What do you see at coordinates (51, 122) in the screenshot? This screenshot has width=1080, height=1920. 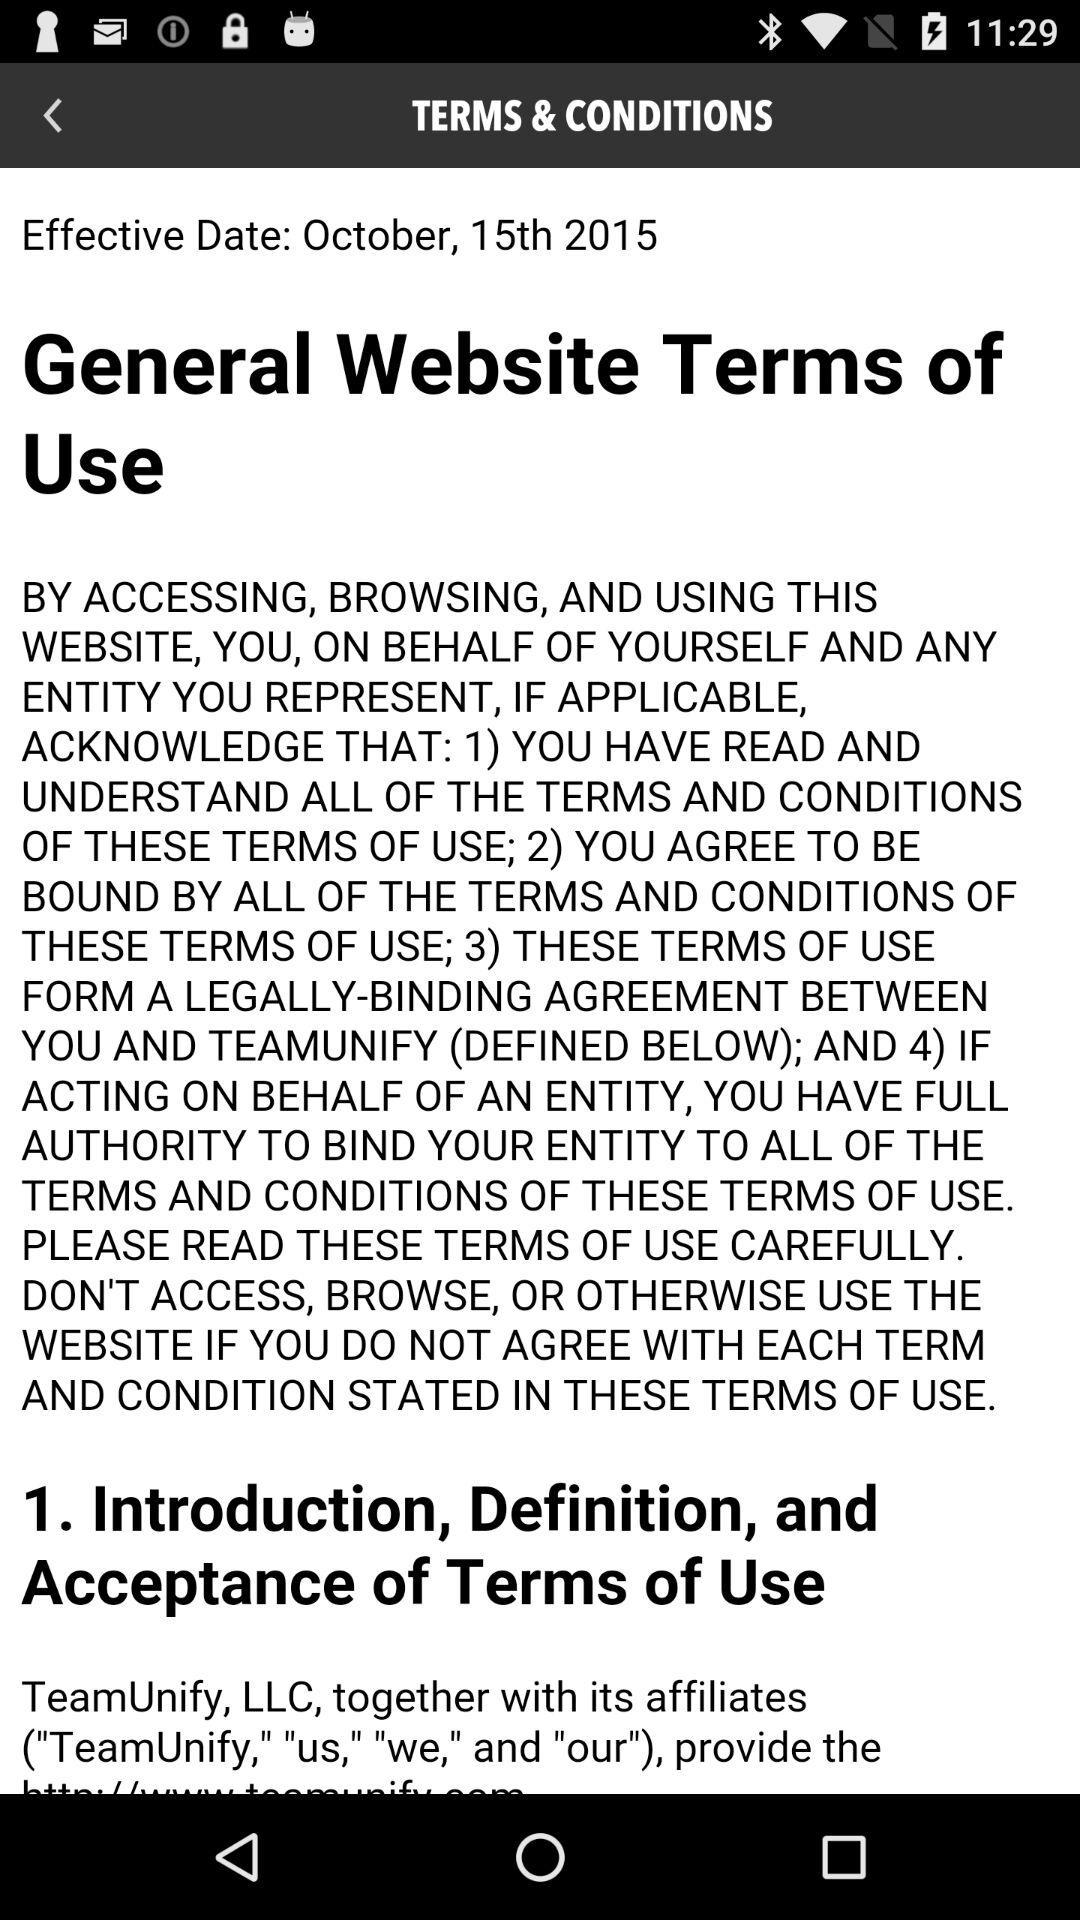 I see `the arrow_backward icon` at bounding box center [51, 122].